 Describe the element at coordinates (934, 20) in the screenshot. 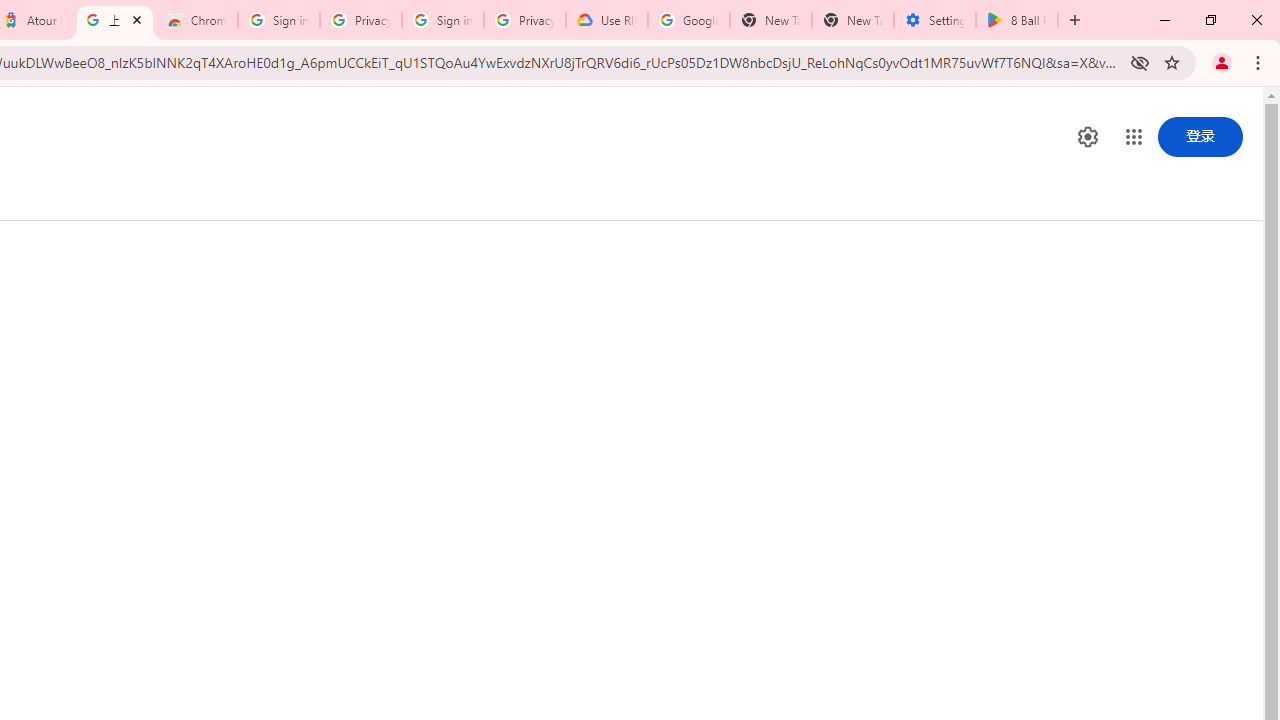

I see `'Settings - System'` at that location.